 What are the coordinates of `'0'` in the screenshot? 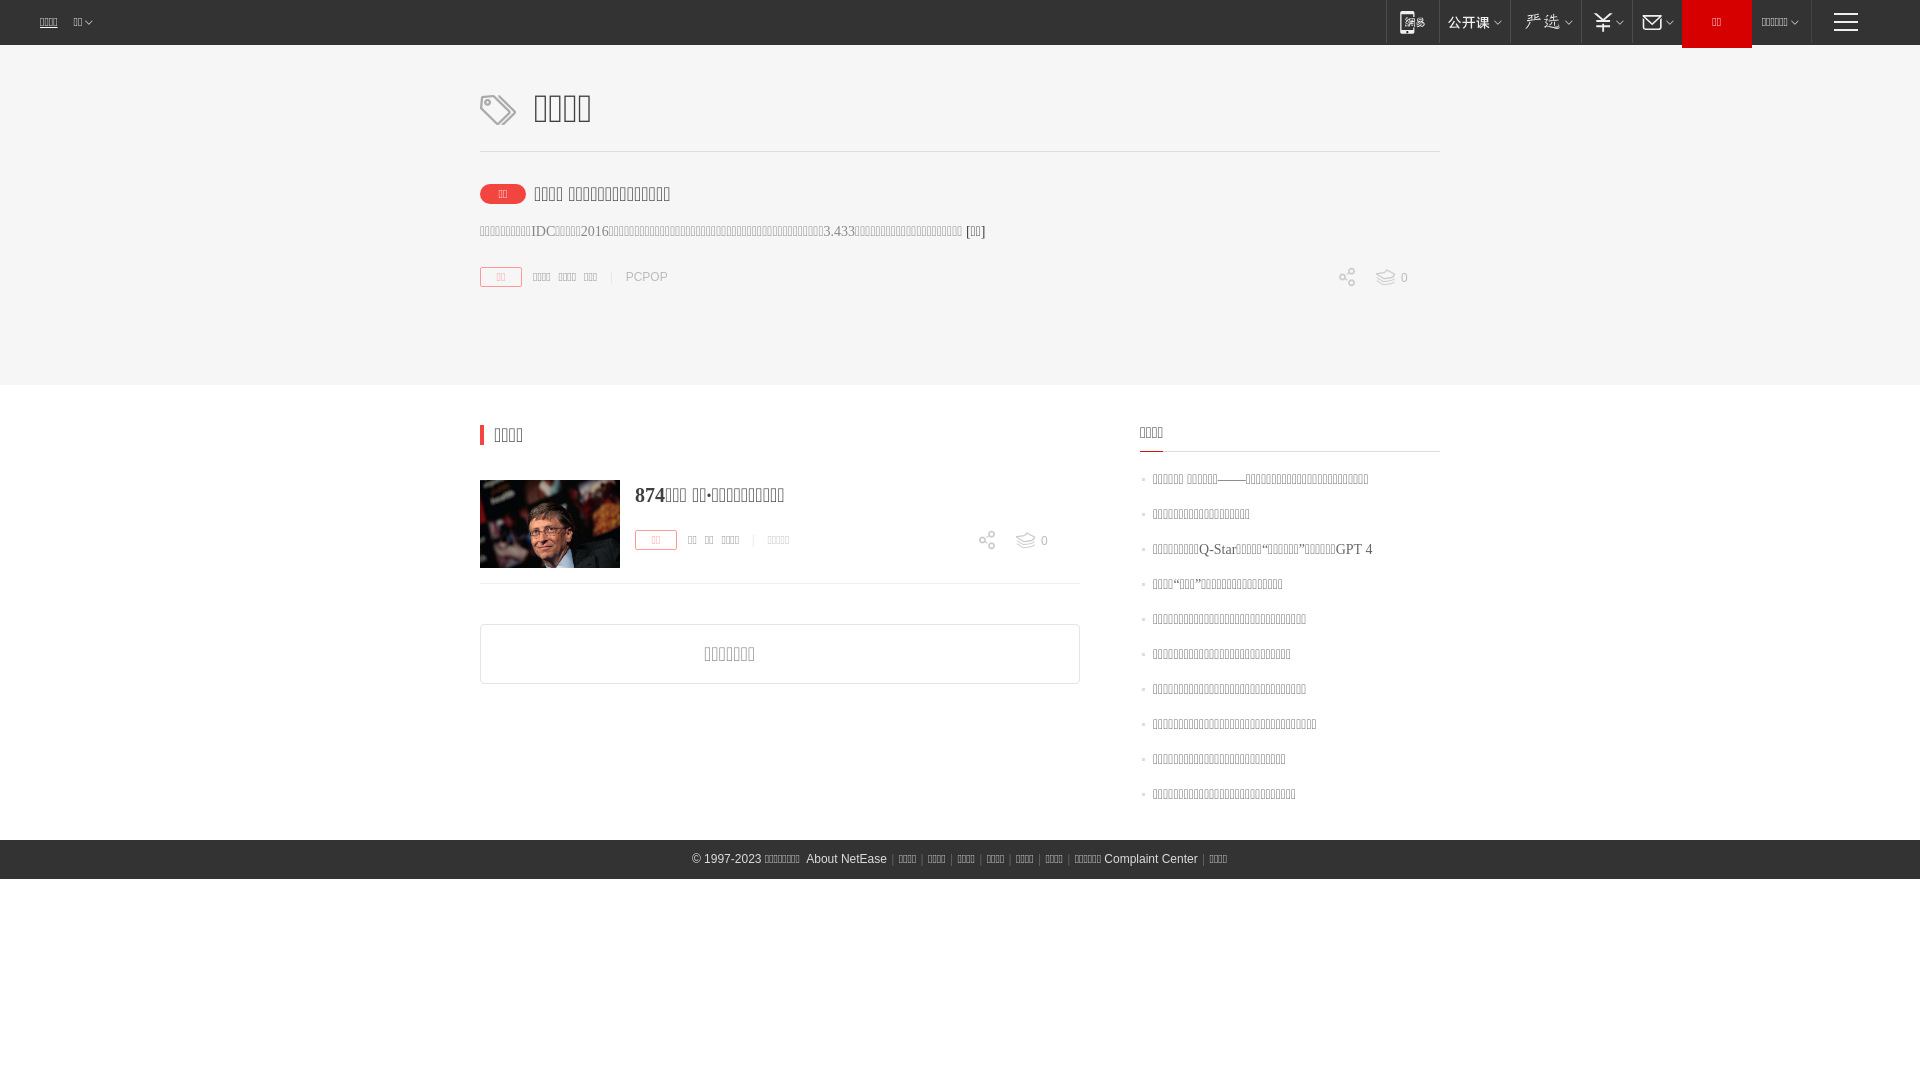 It's located at (945, 575).